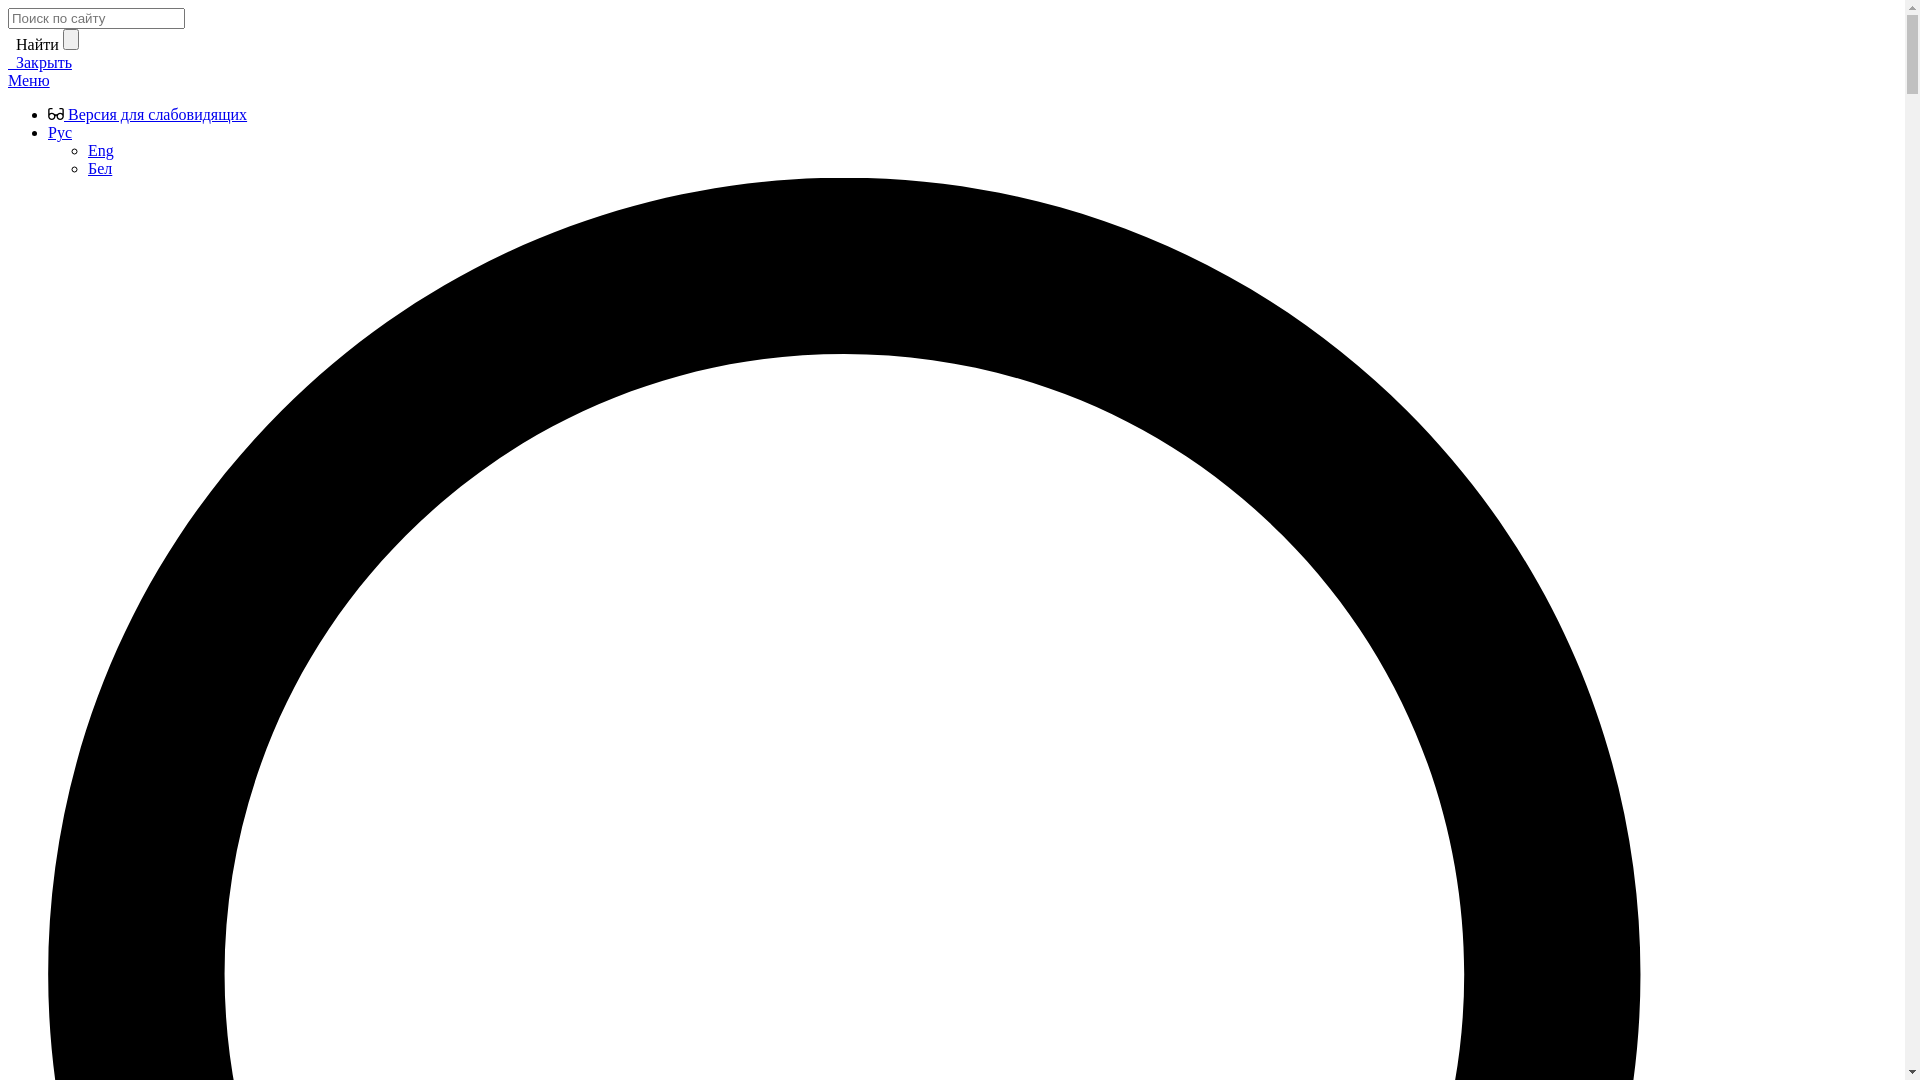 The image size is (1920, 1080). What do you see at coordinates (99, 149) in the screenshot?
I see `'Eng'` at bounding box center [99, 149].